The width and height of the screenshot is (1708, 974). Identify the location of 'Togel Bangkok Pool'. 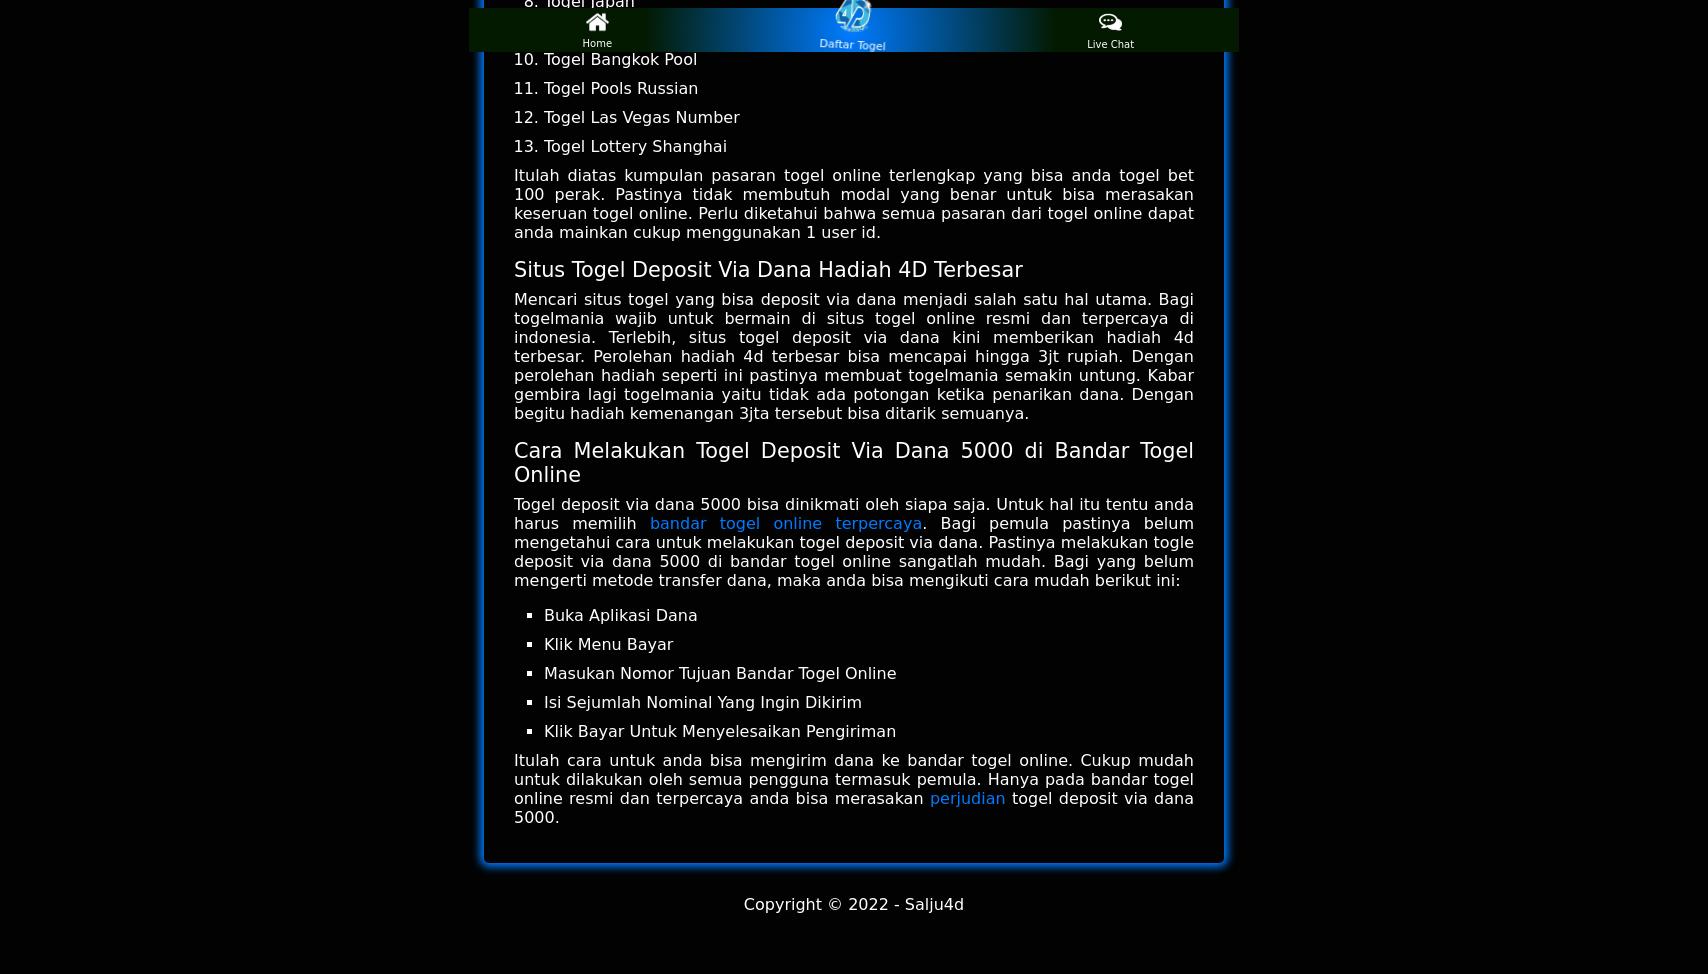
(543, 59).